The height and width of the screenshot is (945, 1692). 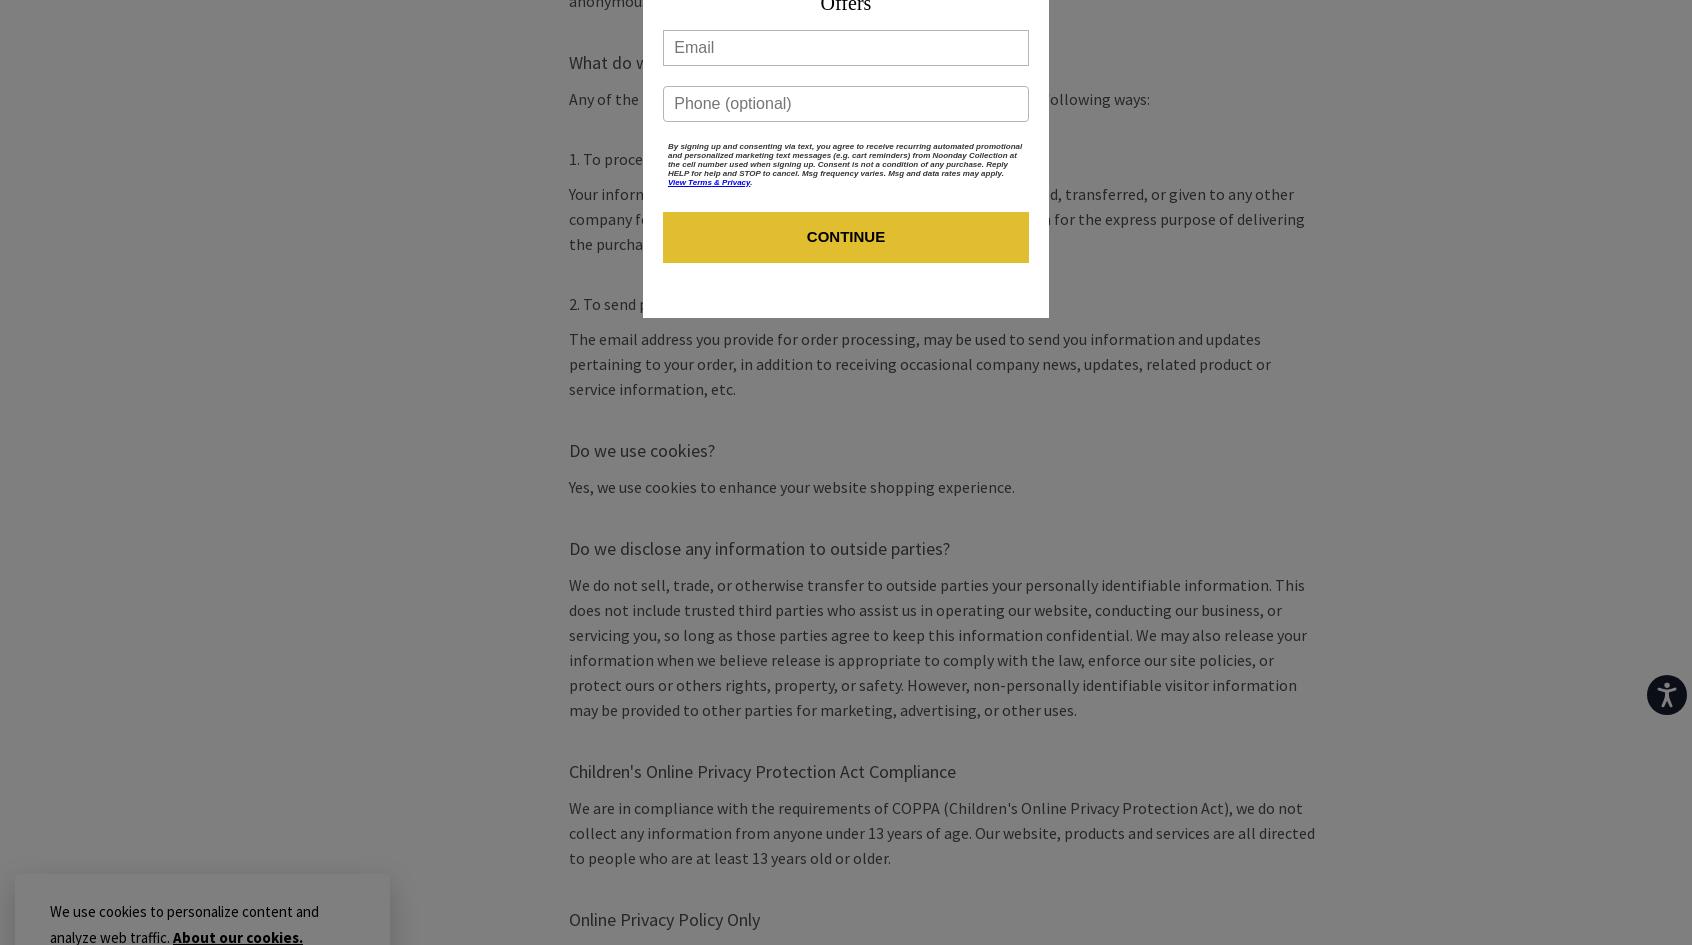 I want to click on 'Do we use cookies?', so click(x=640, y=450).